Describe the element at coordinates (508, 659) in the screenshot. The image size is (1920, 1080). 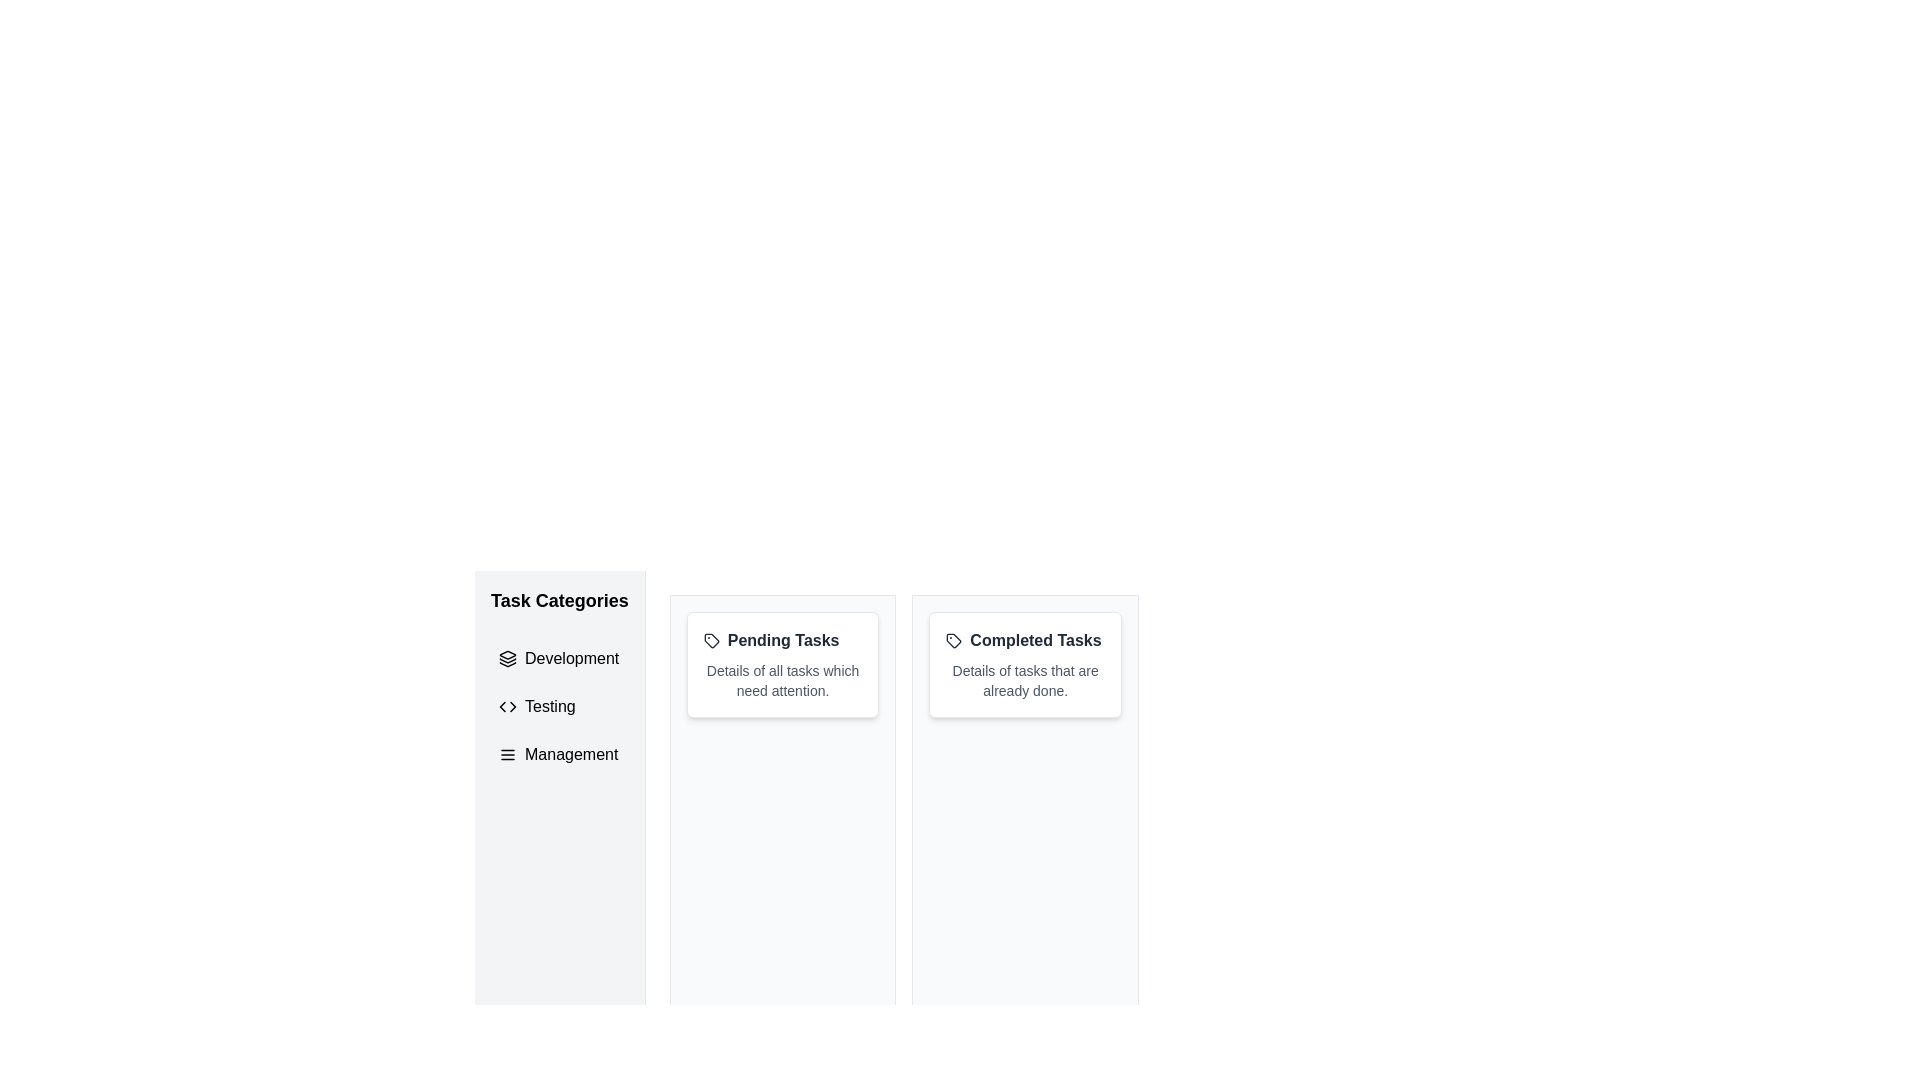
I see `the 'Development' category icon located in the left navigation menu under 'Task Categories.'` at that location.